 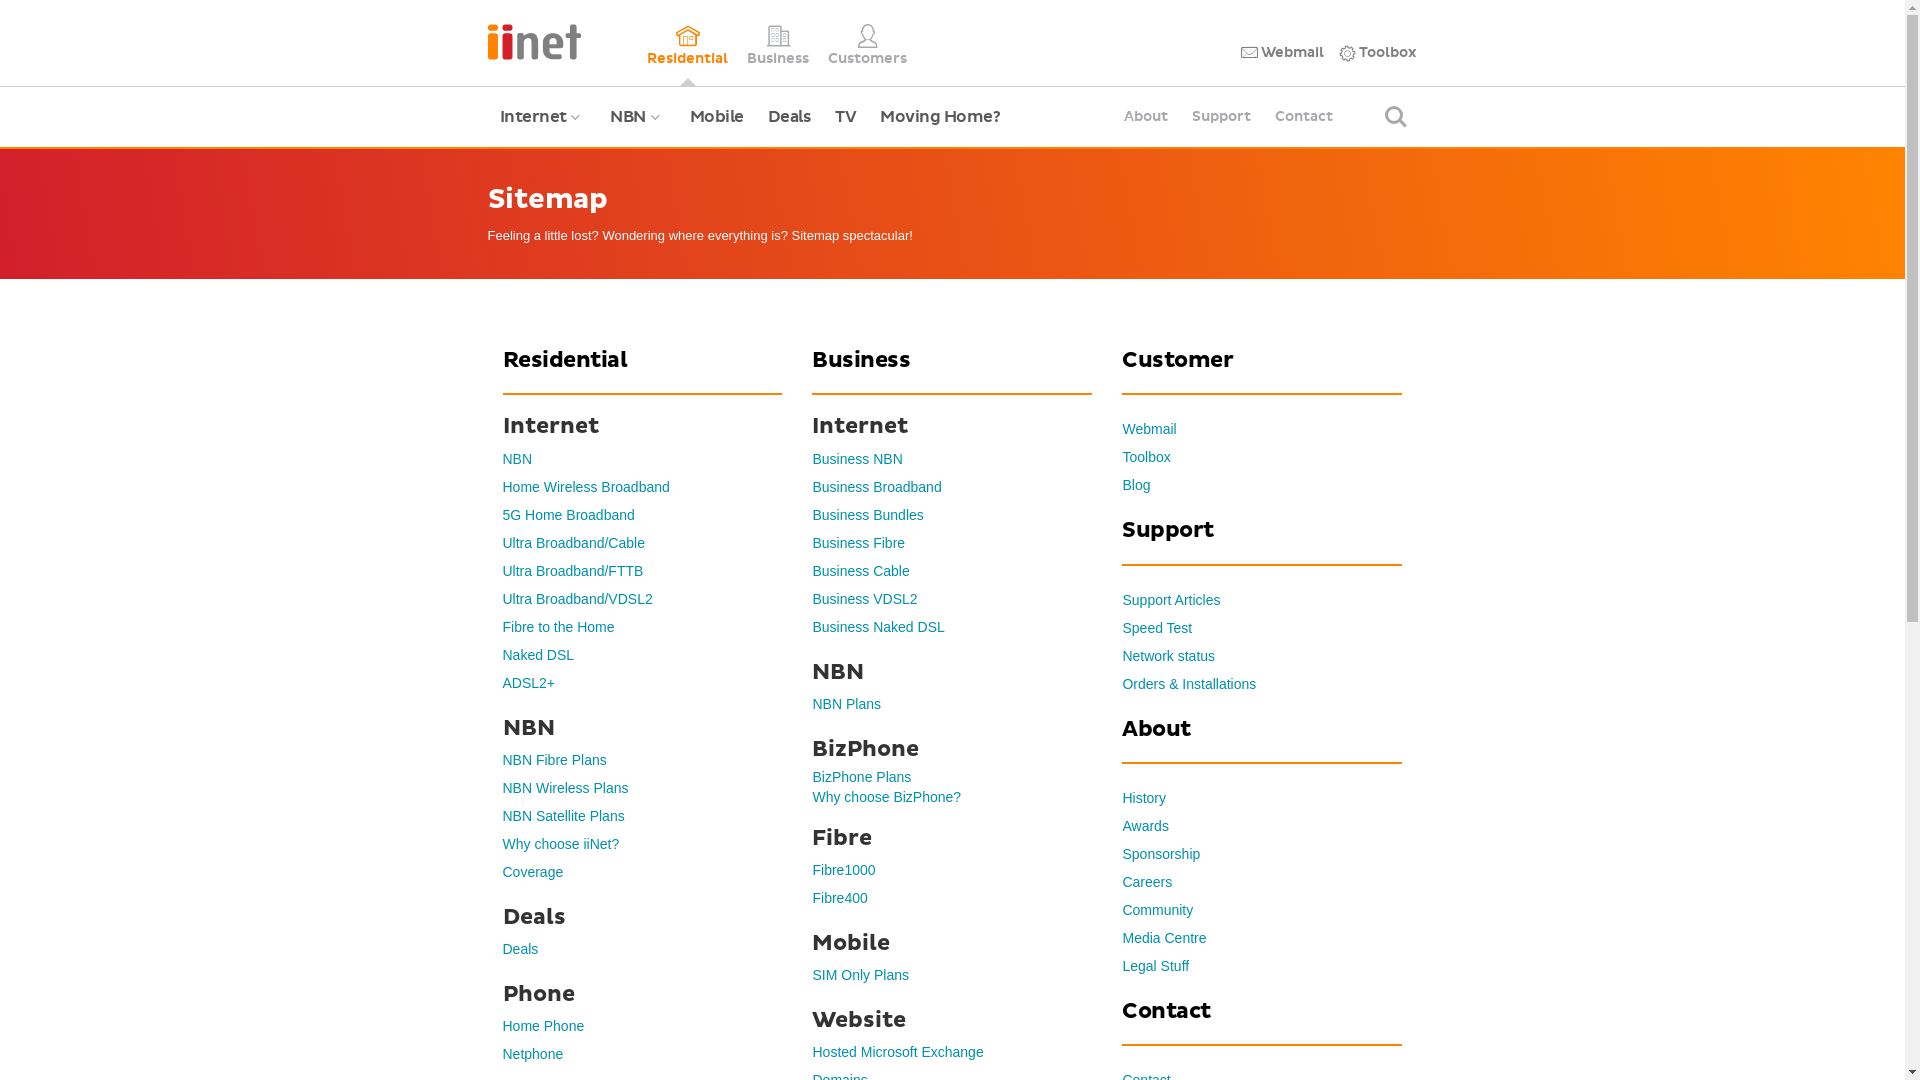 What do you see at coordinates (571, 543) in the screenshot?
I see `'Ultra Broadband/Cable'` at bounding box center [571, 543].